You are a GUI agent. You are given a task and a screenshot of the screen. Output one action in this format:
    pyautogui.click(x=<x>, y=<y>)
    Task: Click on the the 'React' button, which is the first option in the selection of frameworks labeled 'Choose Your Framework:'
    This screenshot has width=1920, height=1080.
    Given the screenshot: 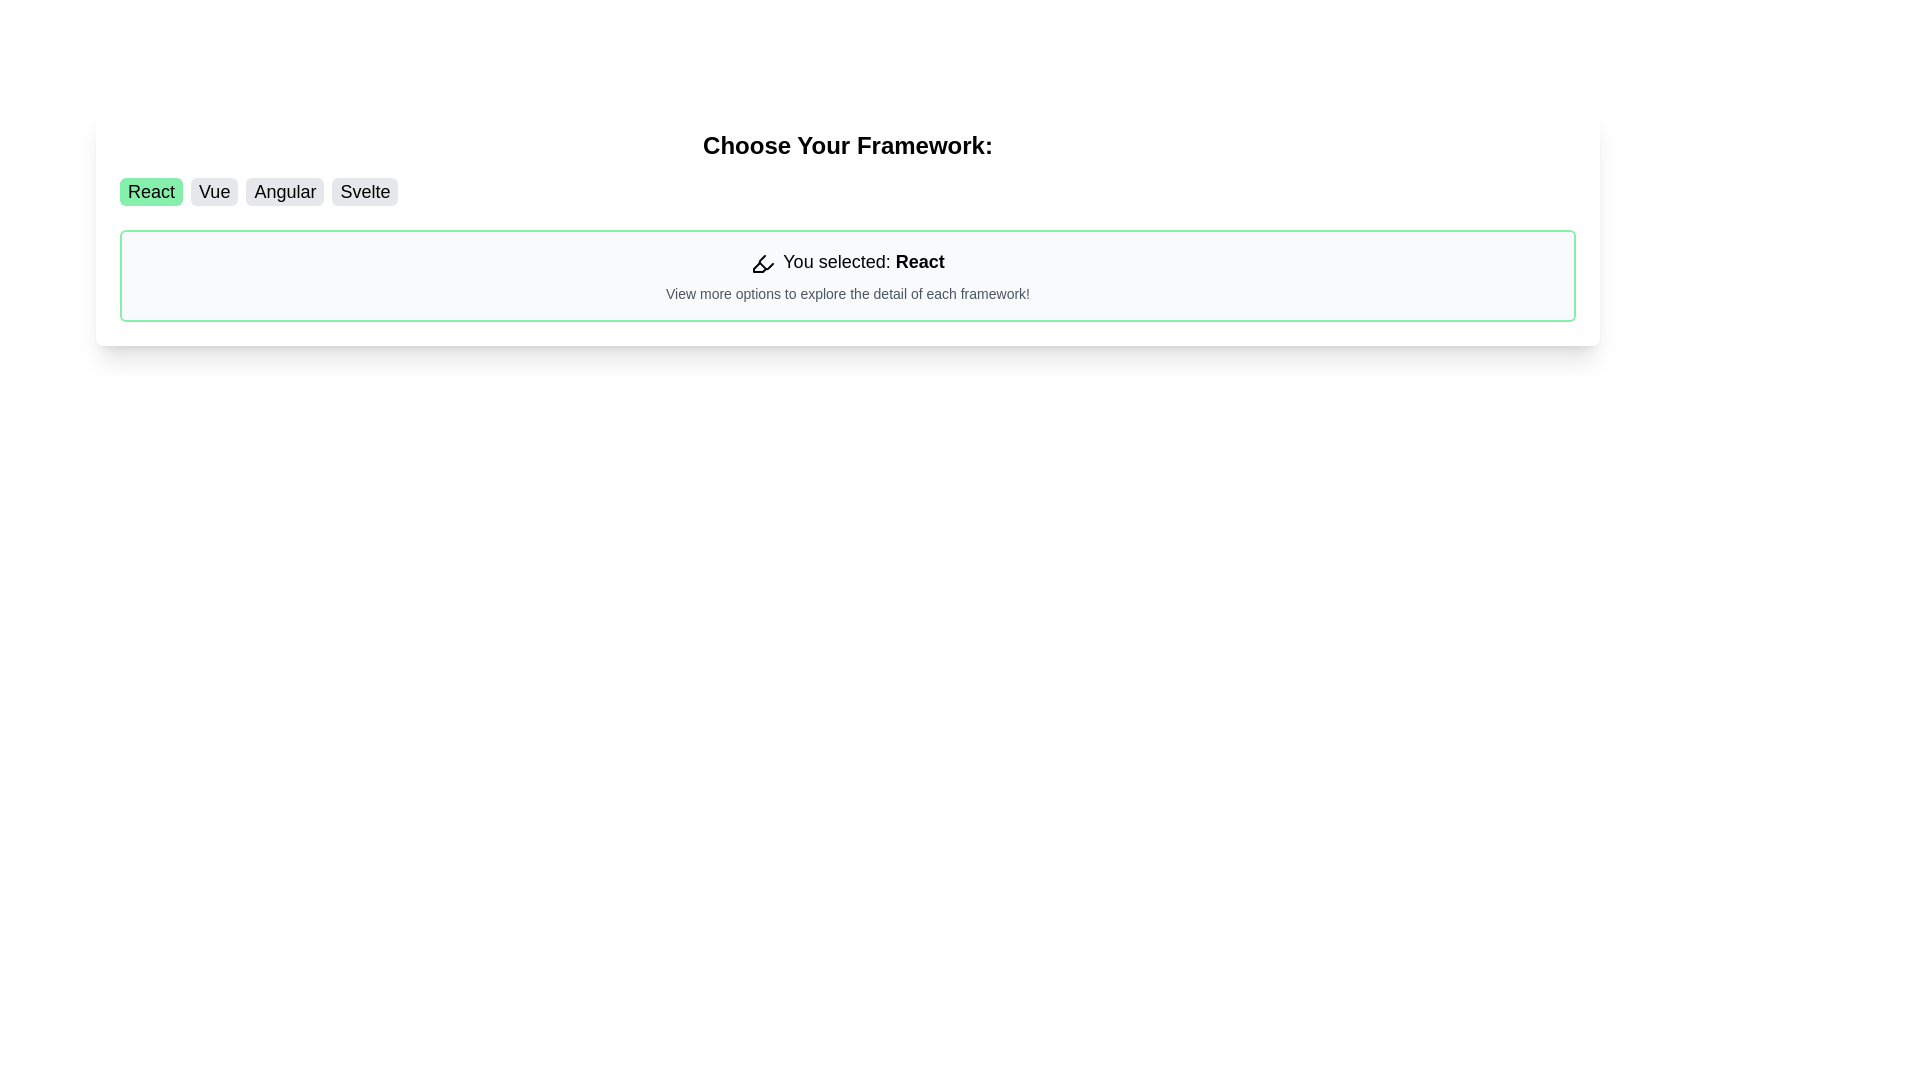 What is the action you would take?
    pyautogui.click(x=150, y=192)
    